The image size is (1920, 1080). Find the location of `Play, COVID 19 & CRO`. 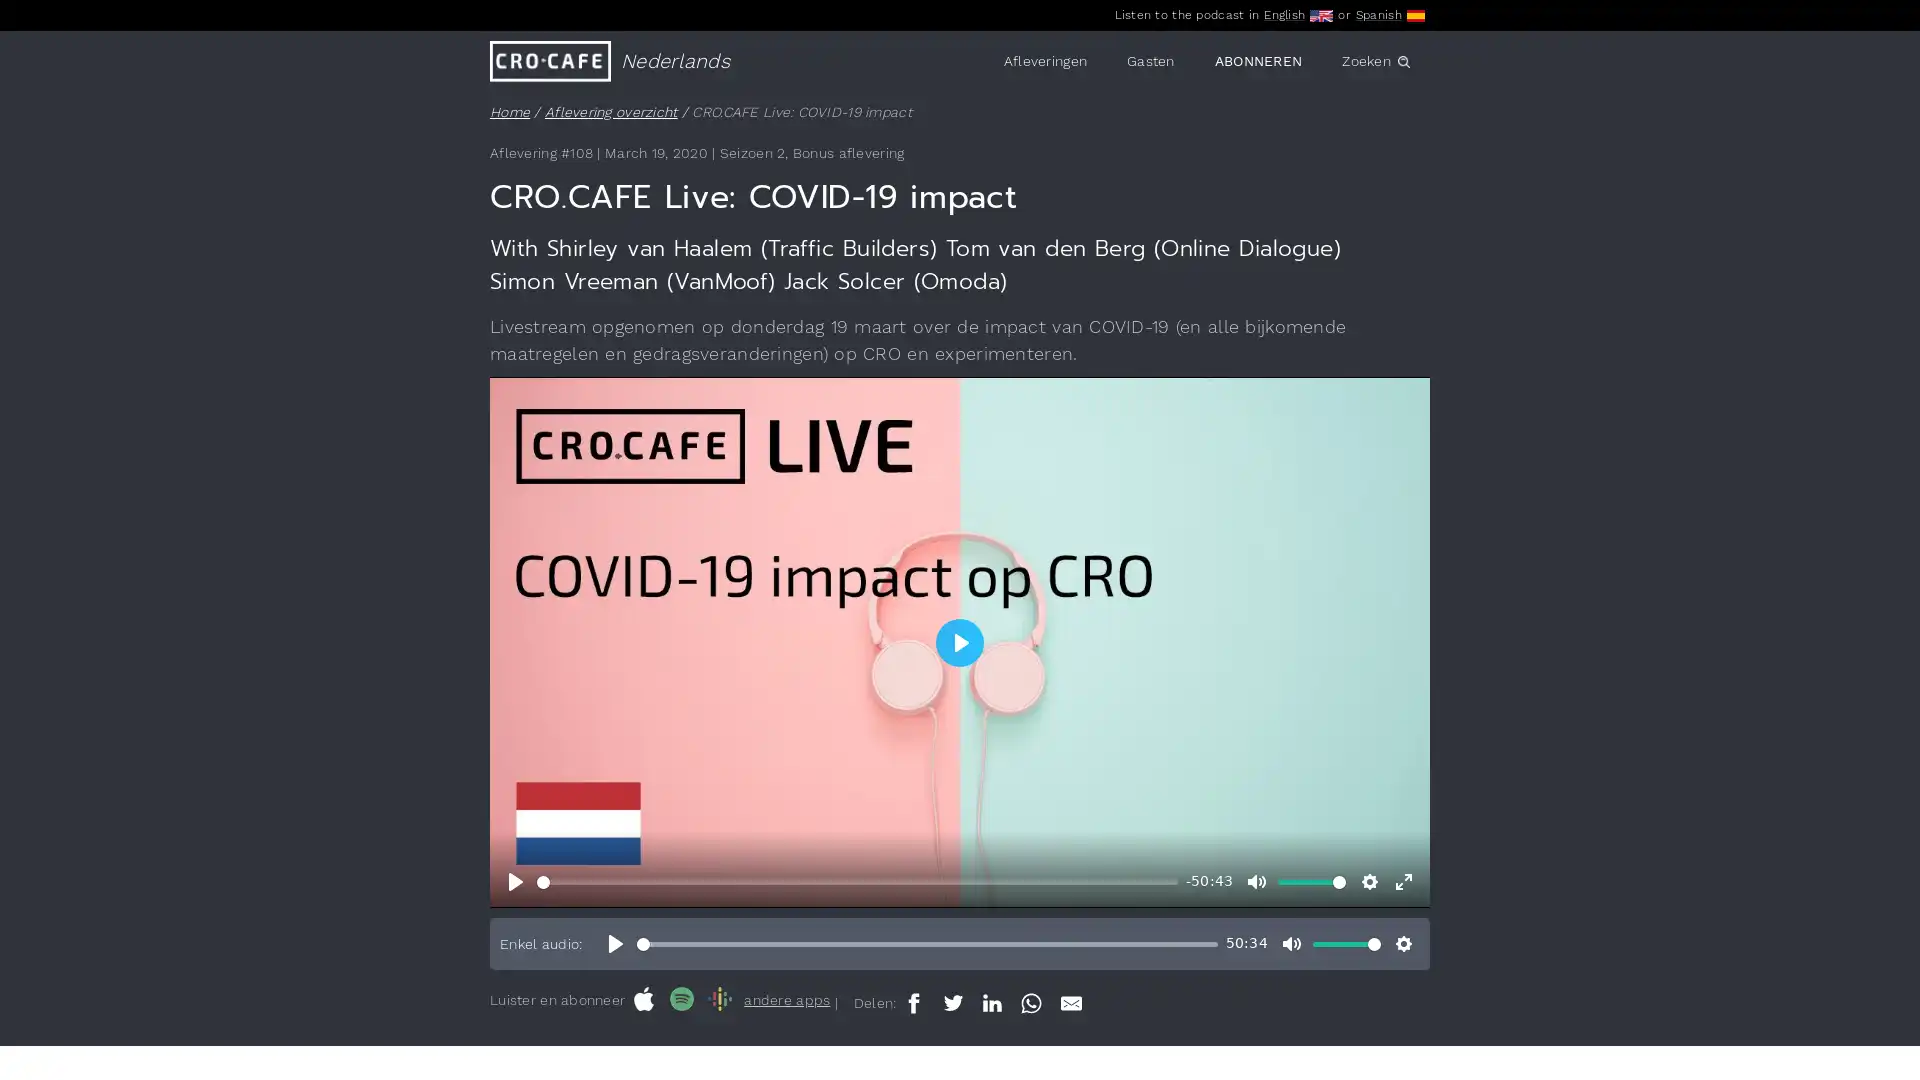

Play, COVID 19 & CRO is located at coordinates (516, 881).